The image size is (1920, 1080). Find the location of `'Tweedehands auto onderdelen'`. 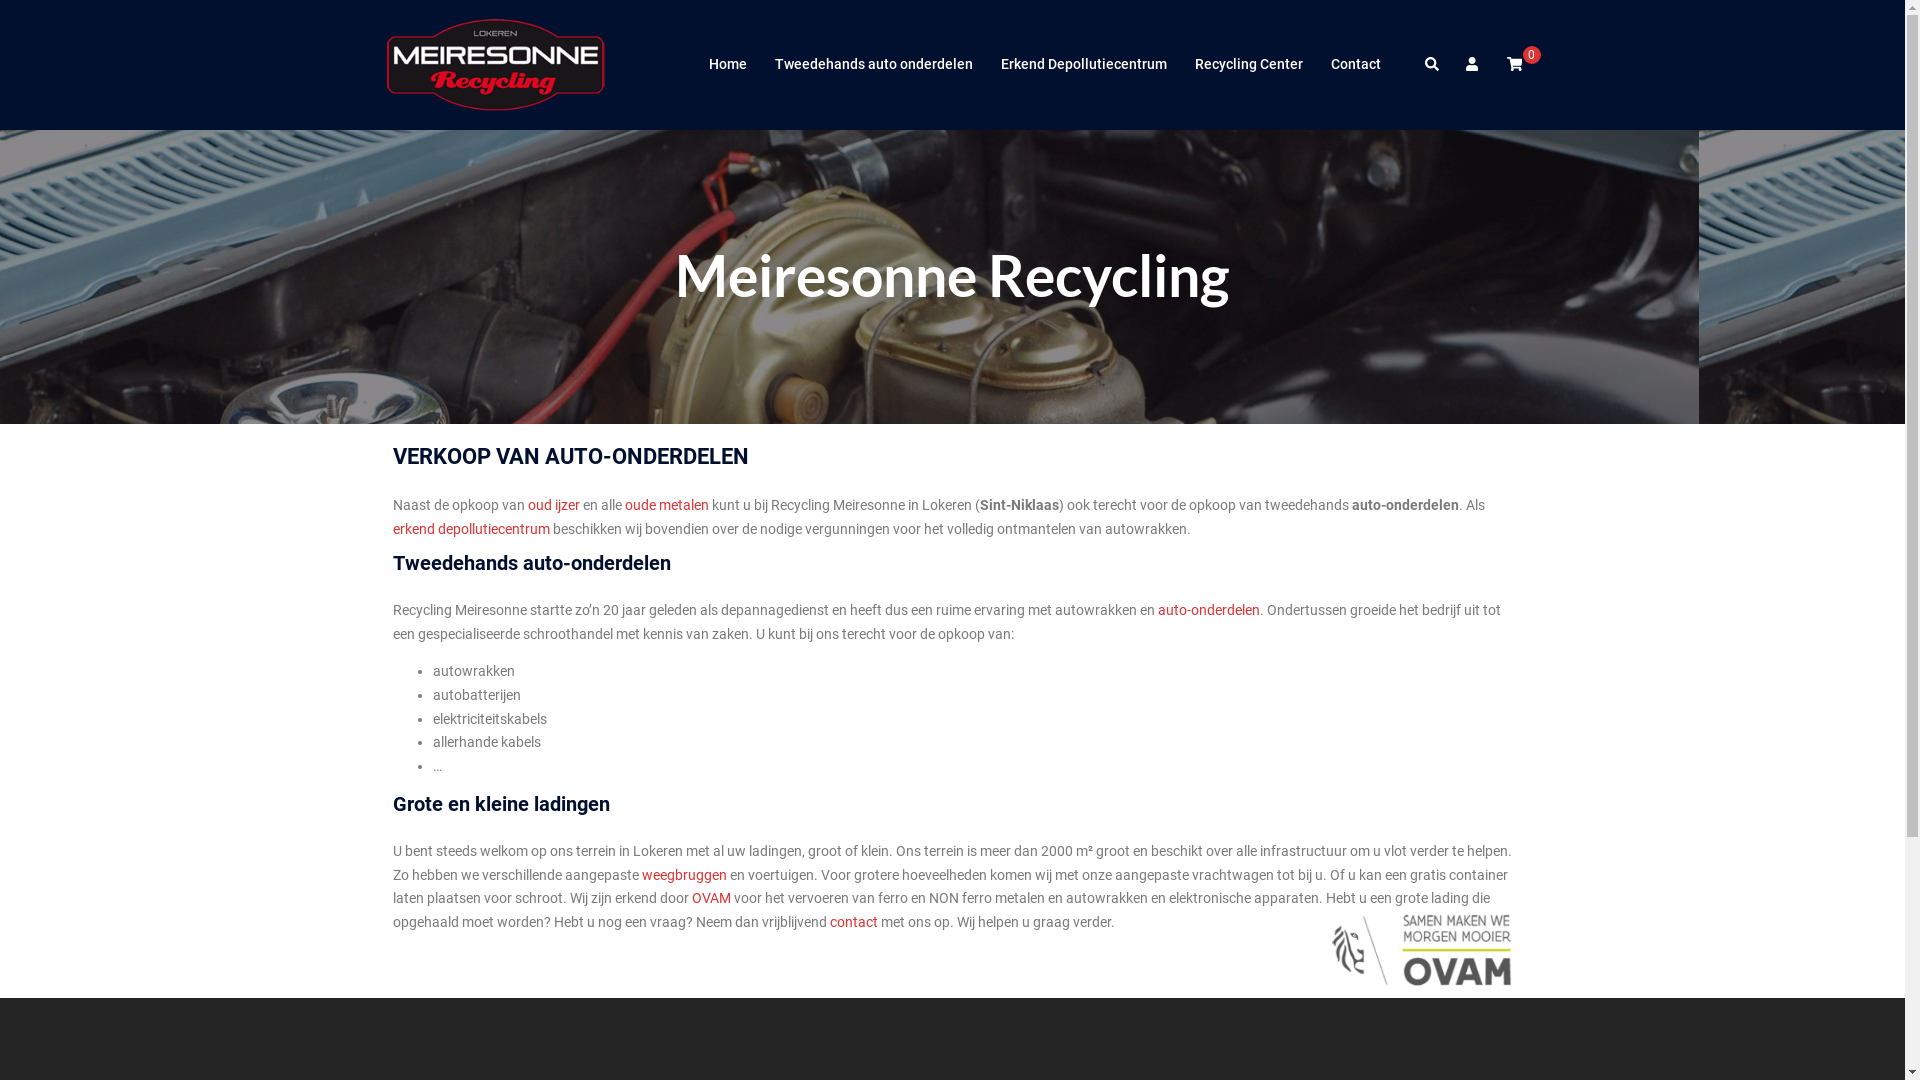

'Tweedehands auto onderdelen' is located at coordinates (873, 64).